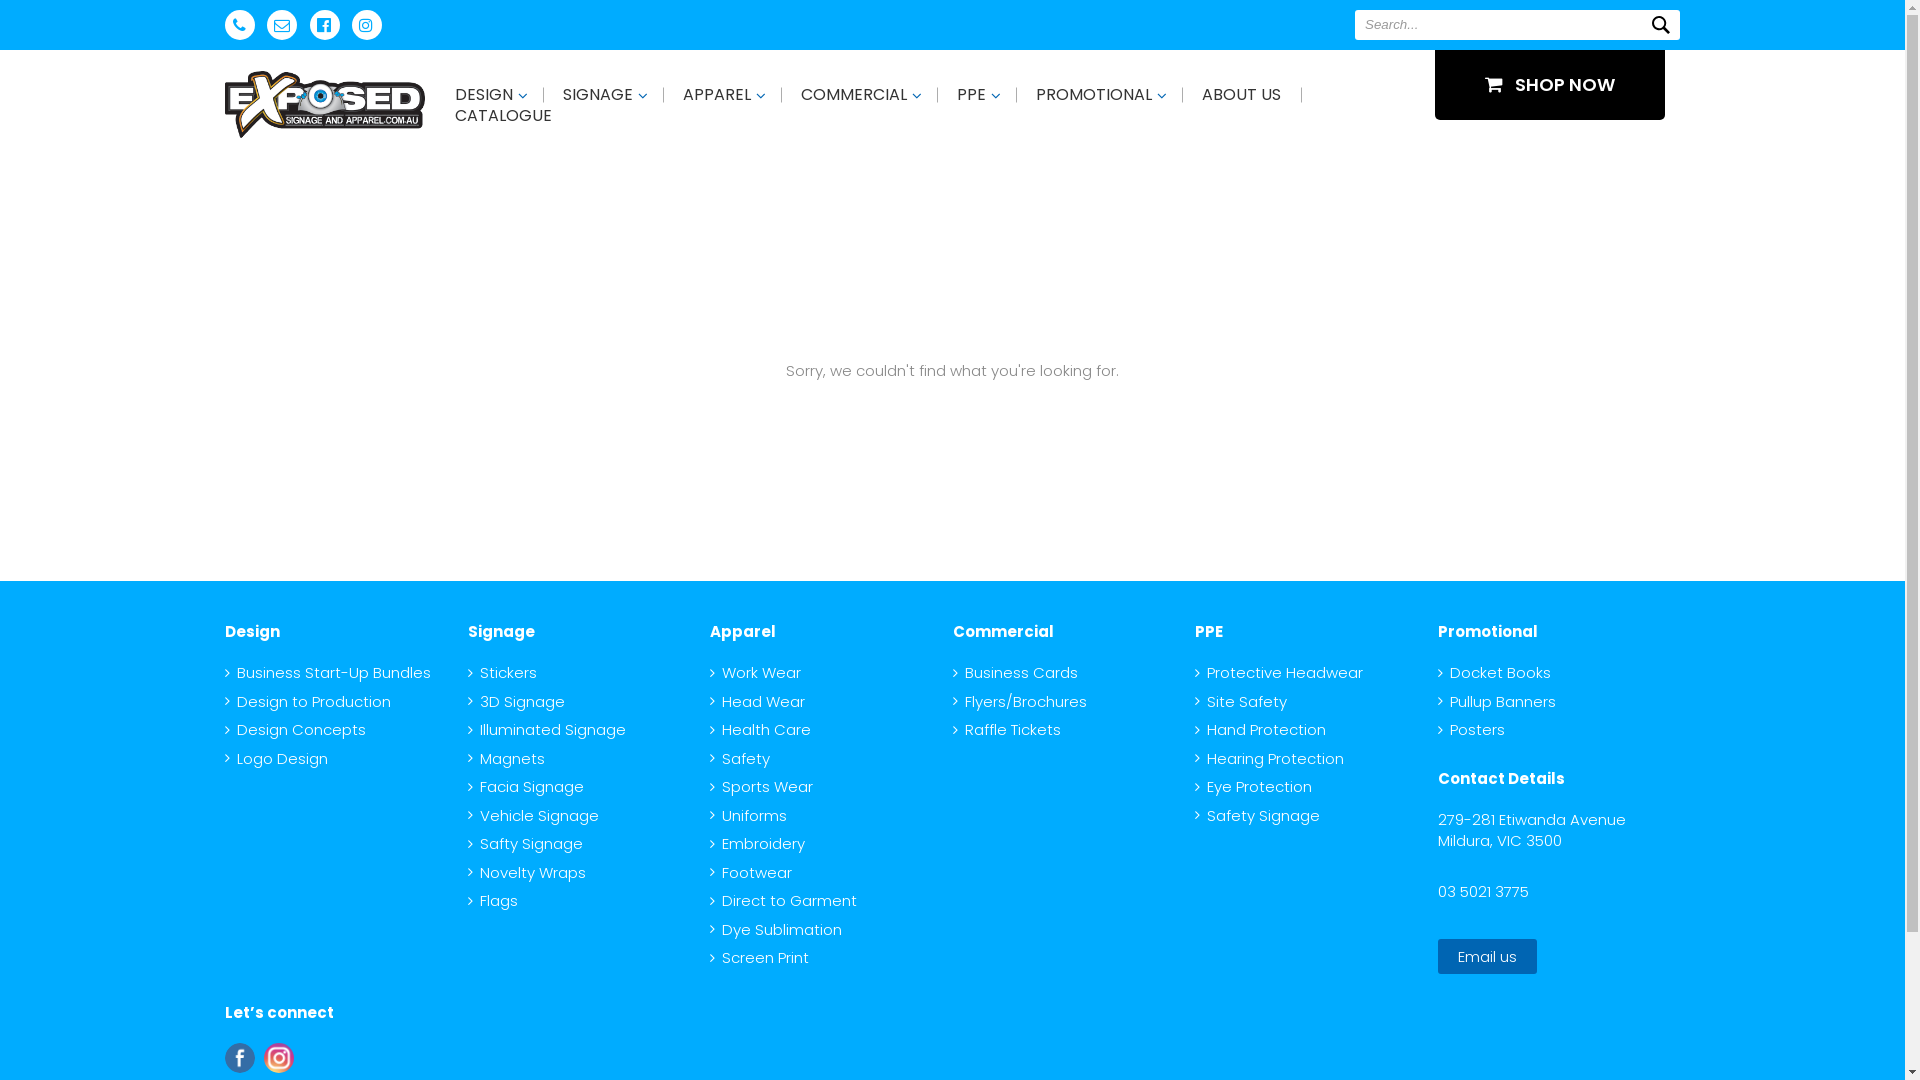 The image size is (1920, 1080). Describe the element at coordinates (547, 729) in the screenshot. I see `'Illuminated Signage'` at that location.